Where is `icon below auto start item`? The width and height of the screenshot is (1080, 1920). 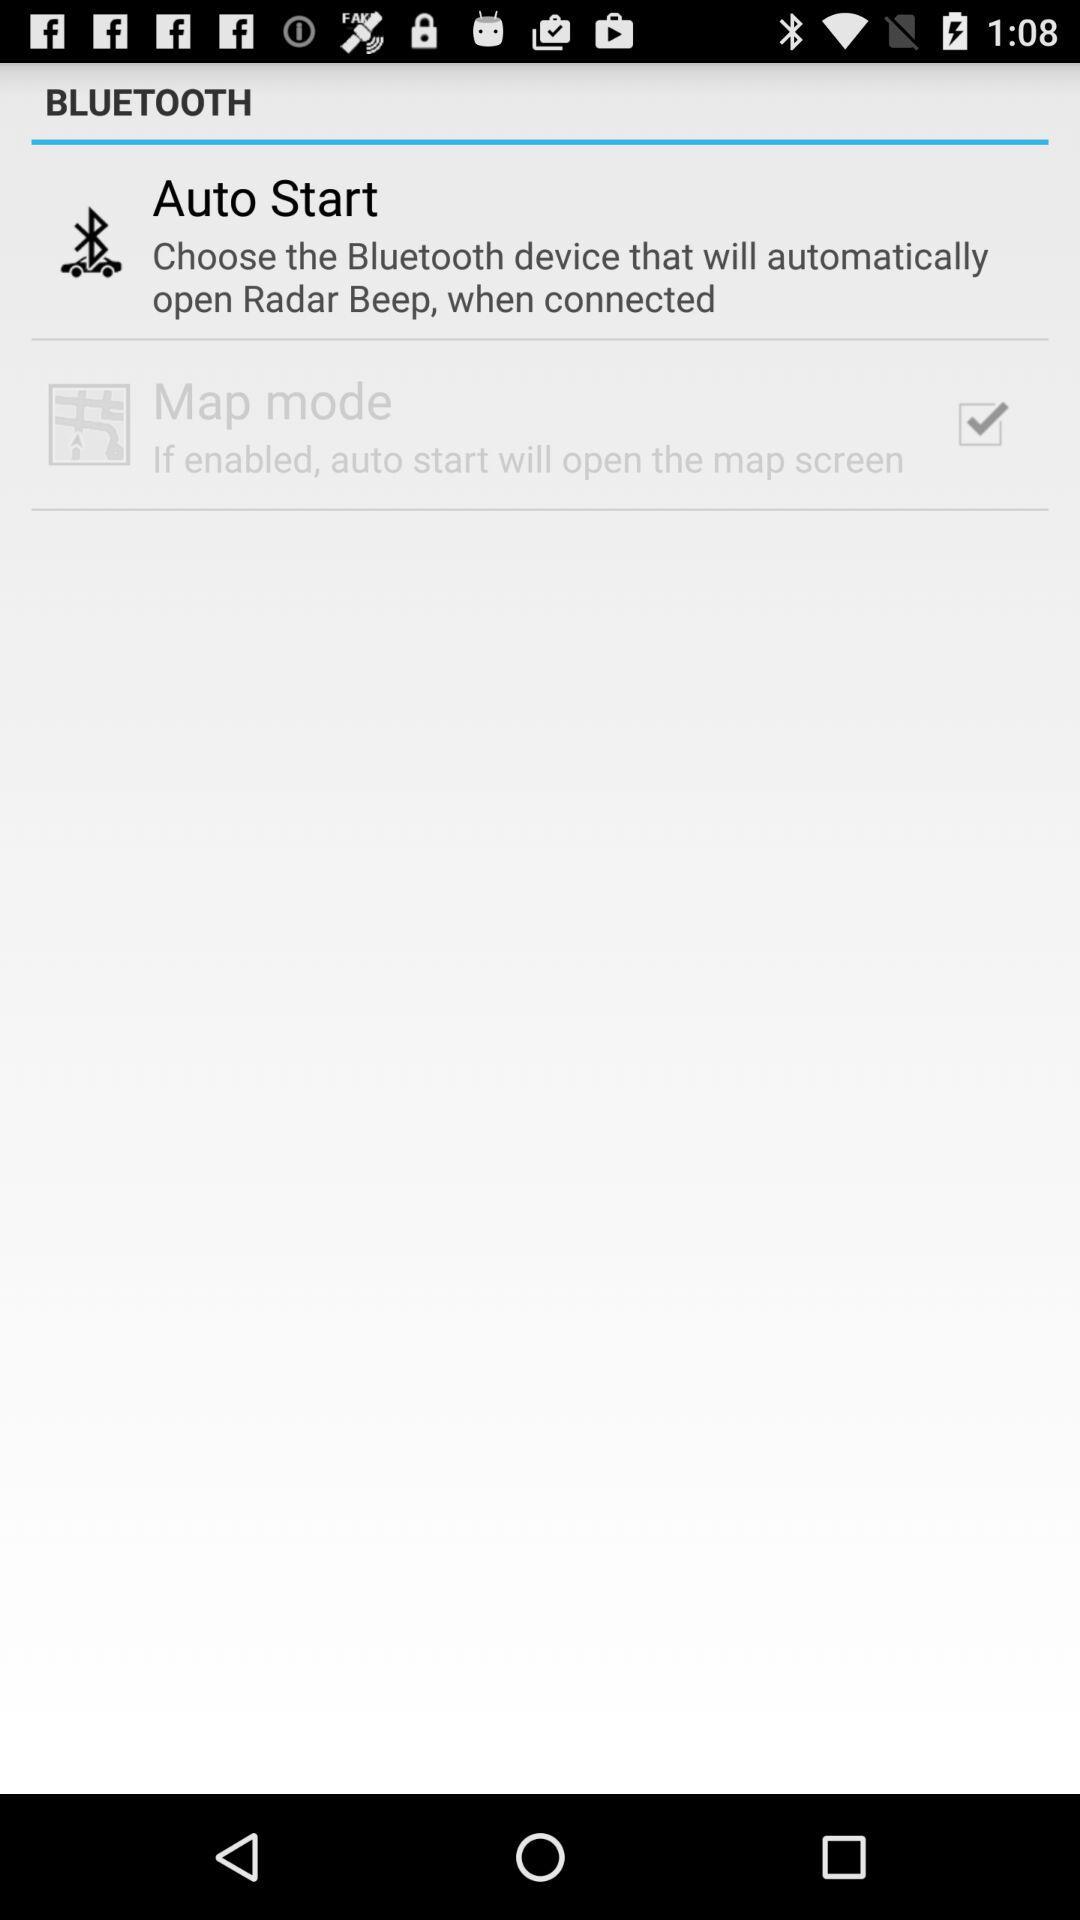
icon below auto start item is located at coordinates (579, 275).